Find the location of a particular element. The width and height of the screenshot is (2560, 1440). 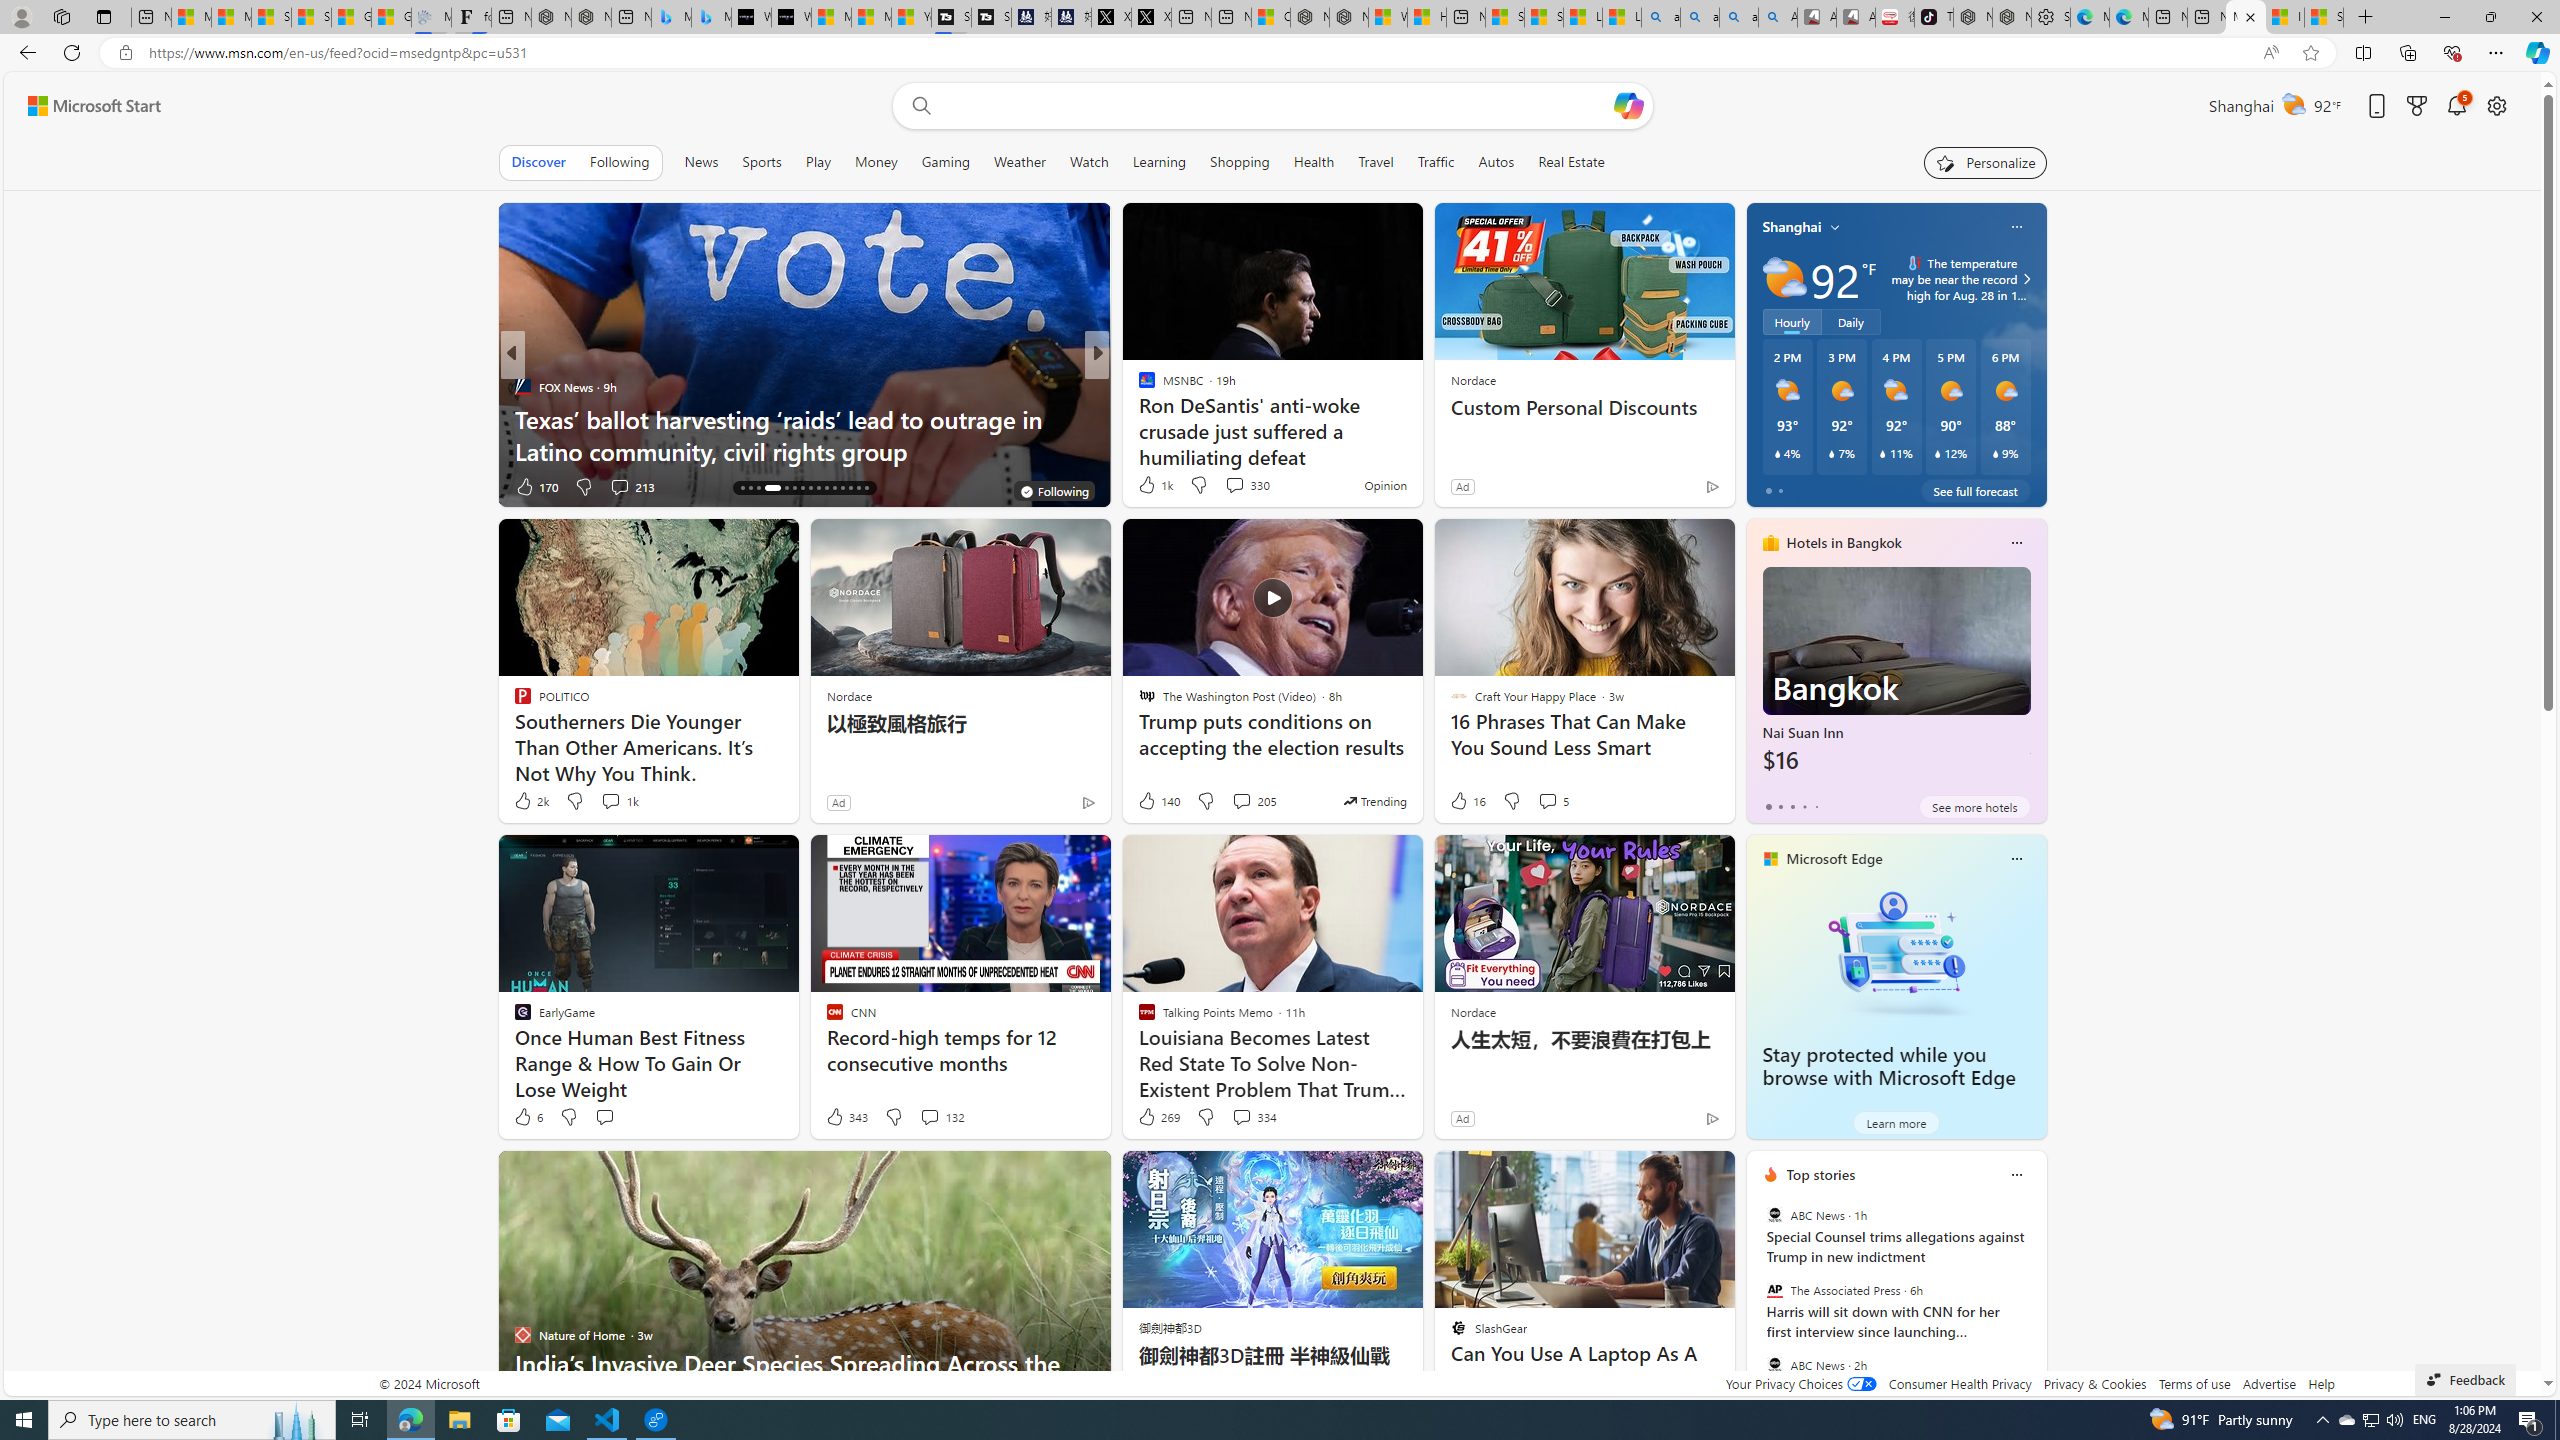

'Gaming' is located at coordinates (945, 161).